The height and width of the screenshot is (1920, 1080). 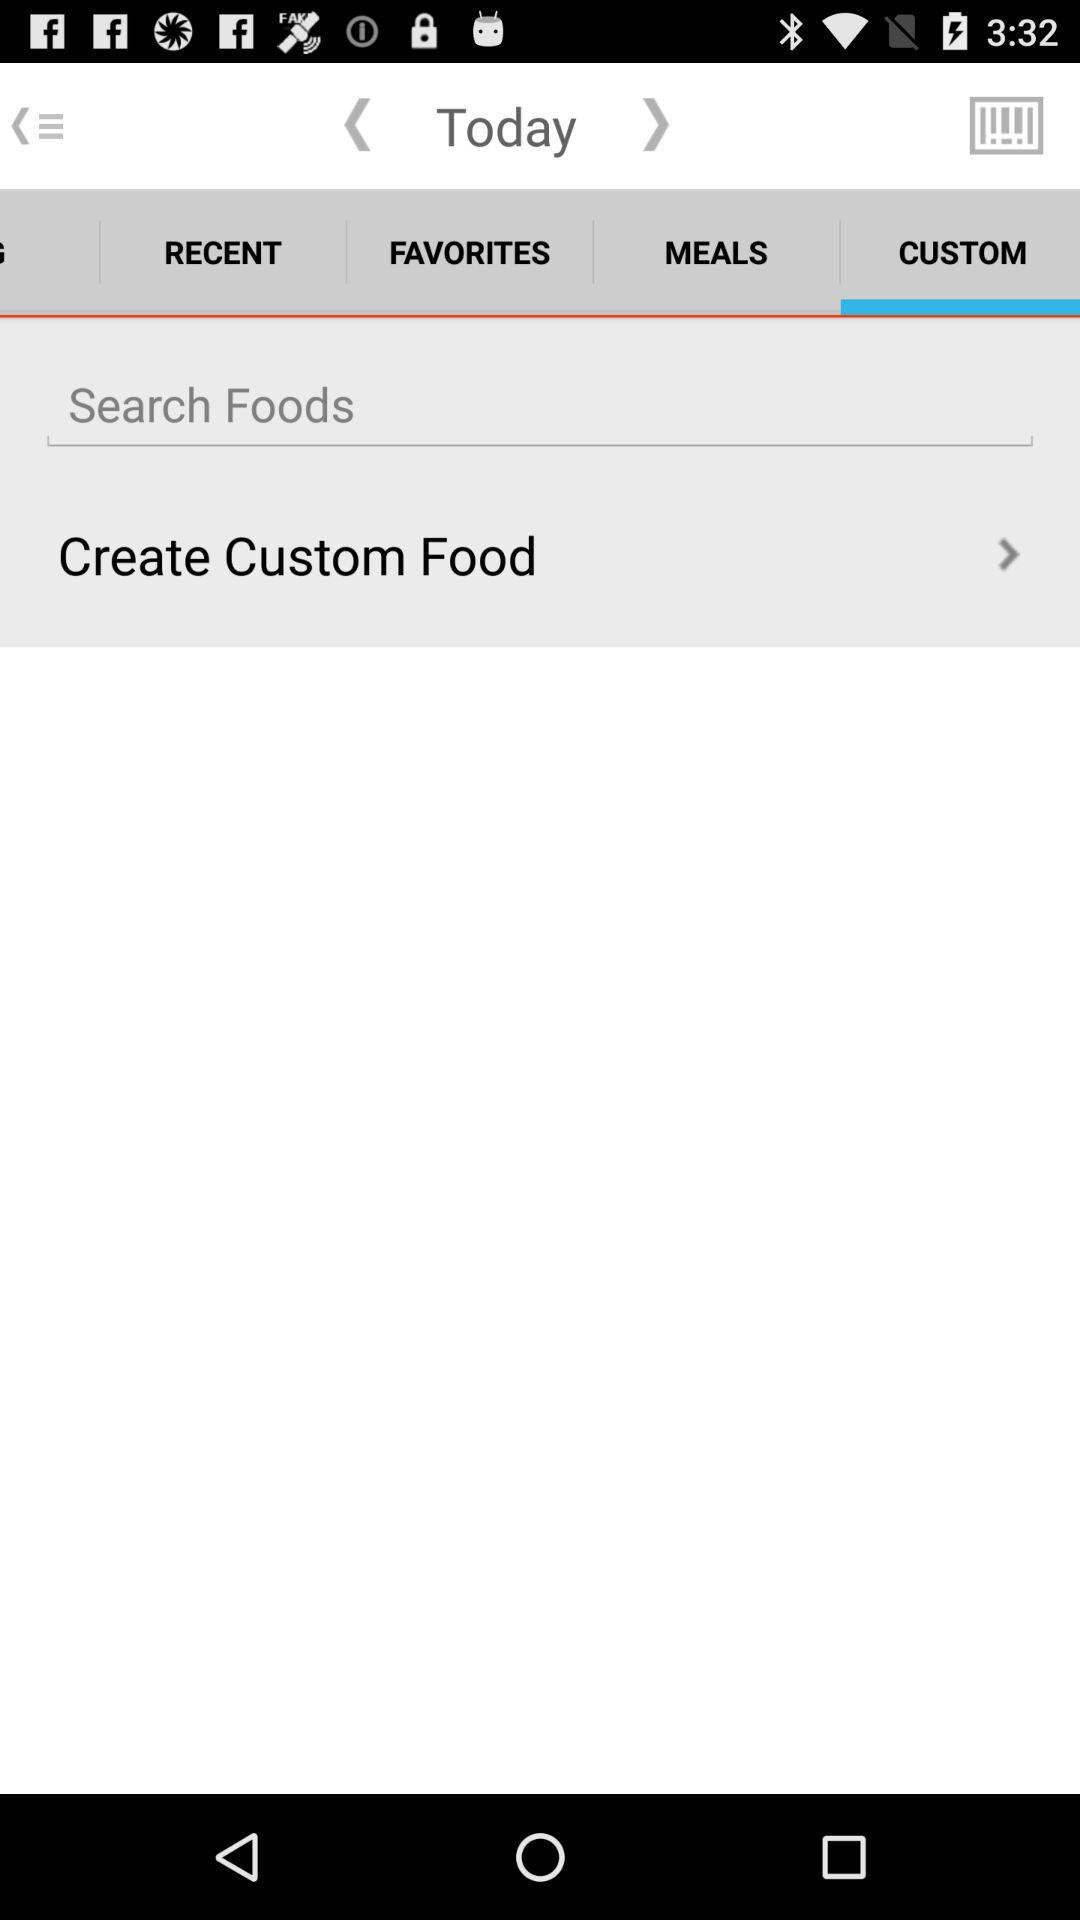 I want to click on today app, so click(x=505, y=124).